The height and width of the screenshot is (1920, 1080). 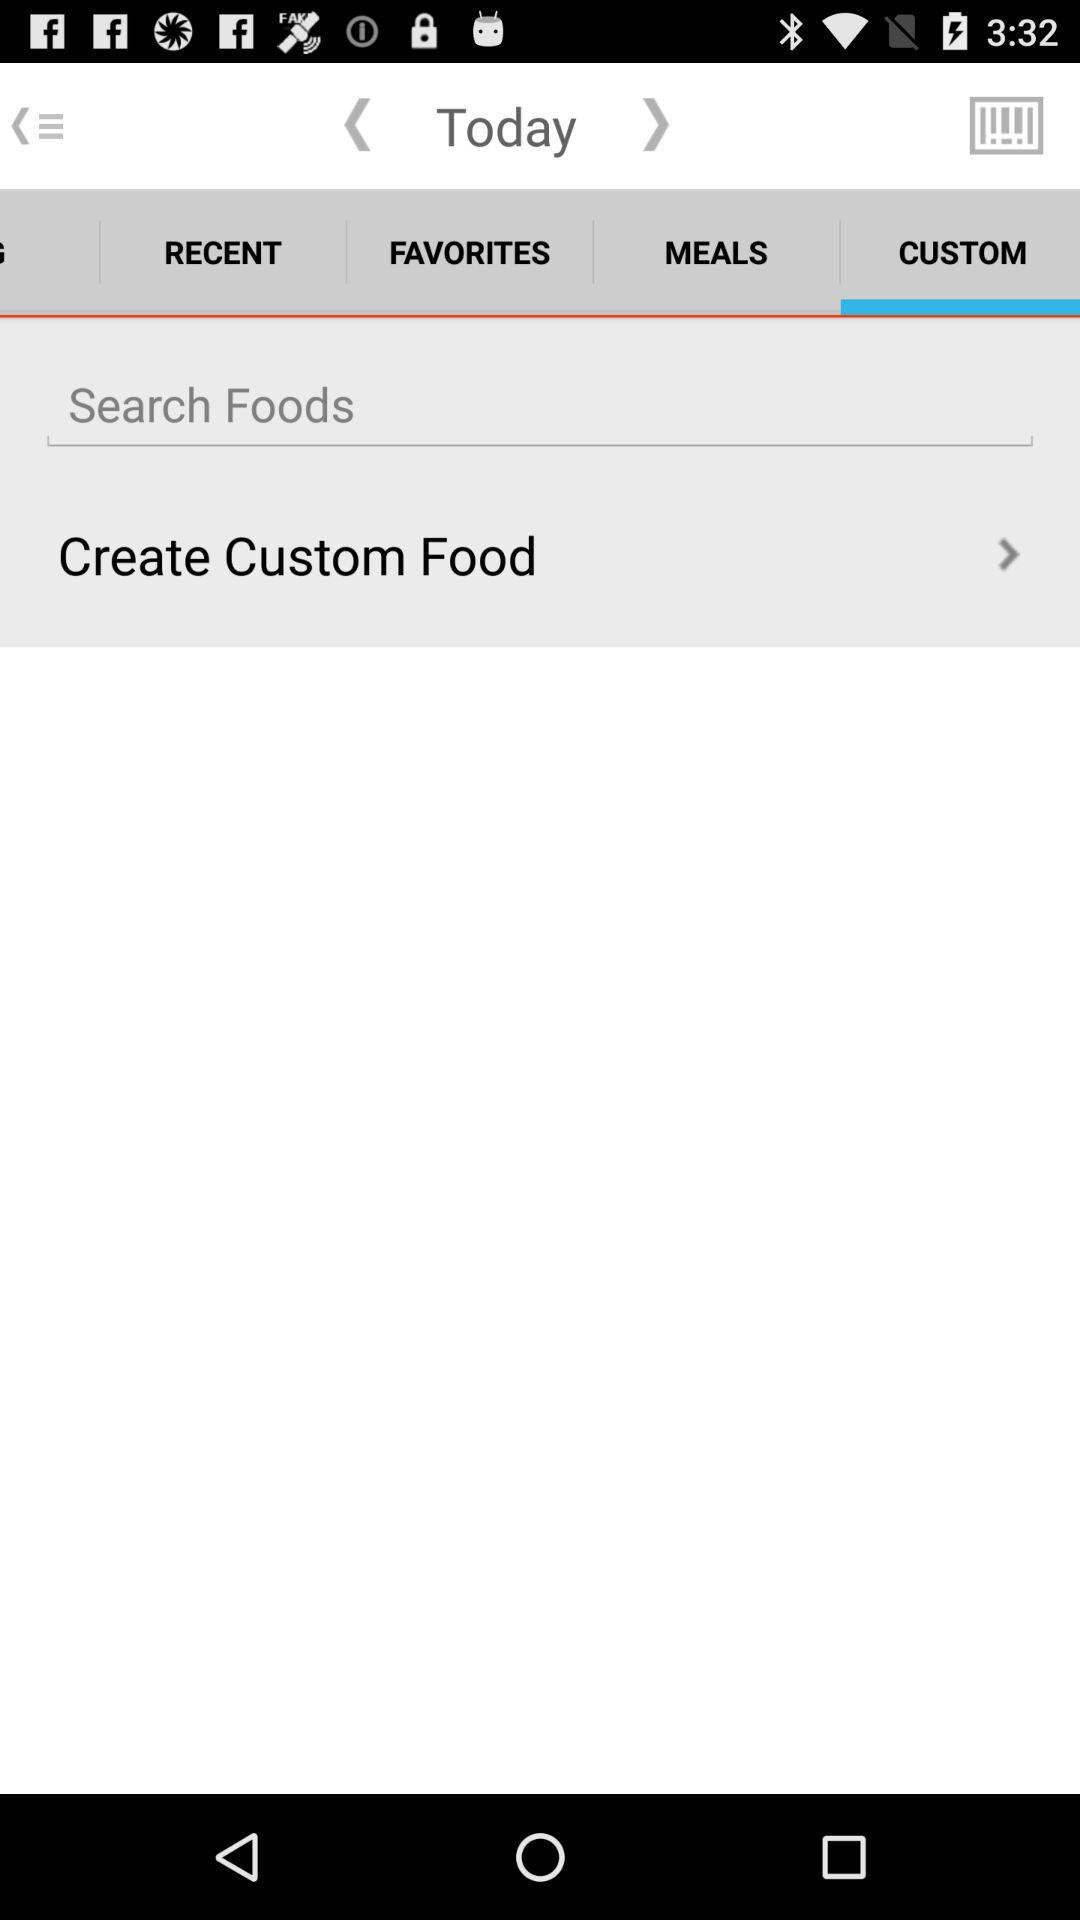 I want to click on today app, so click(x=505, y=124).